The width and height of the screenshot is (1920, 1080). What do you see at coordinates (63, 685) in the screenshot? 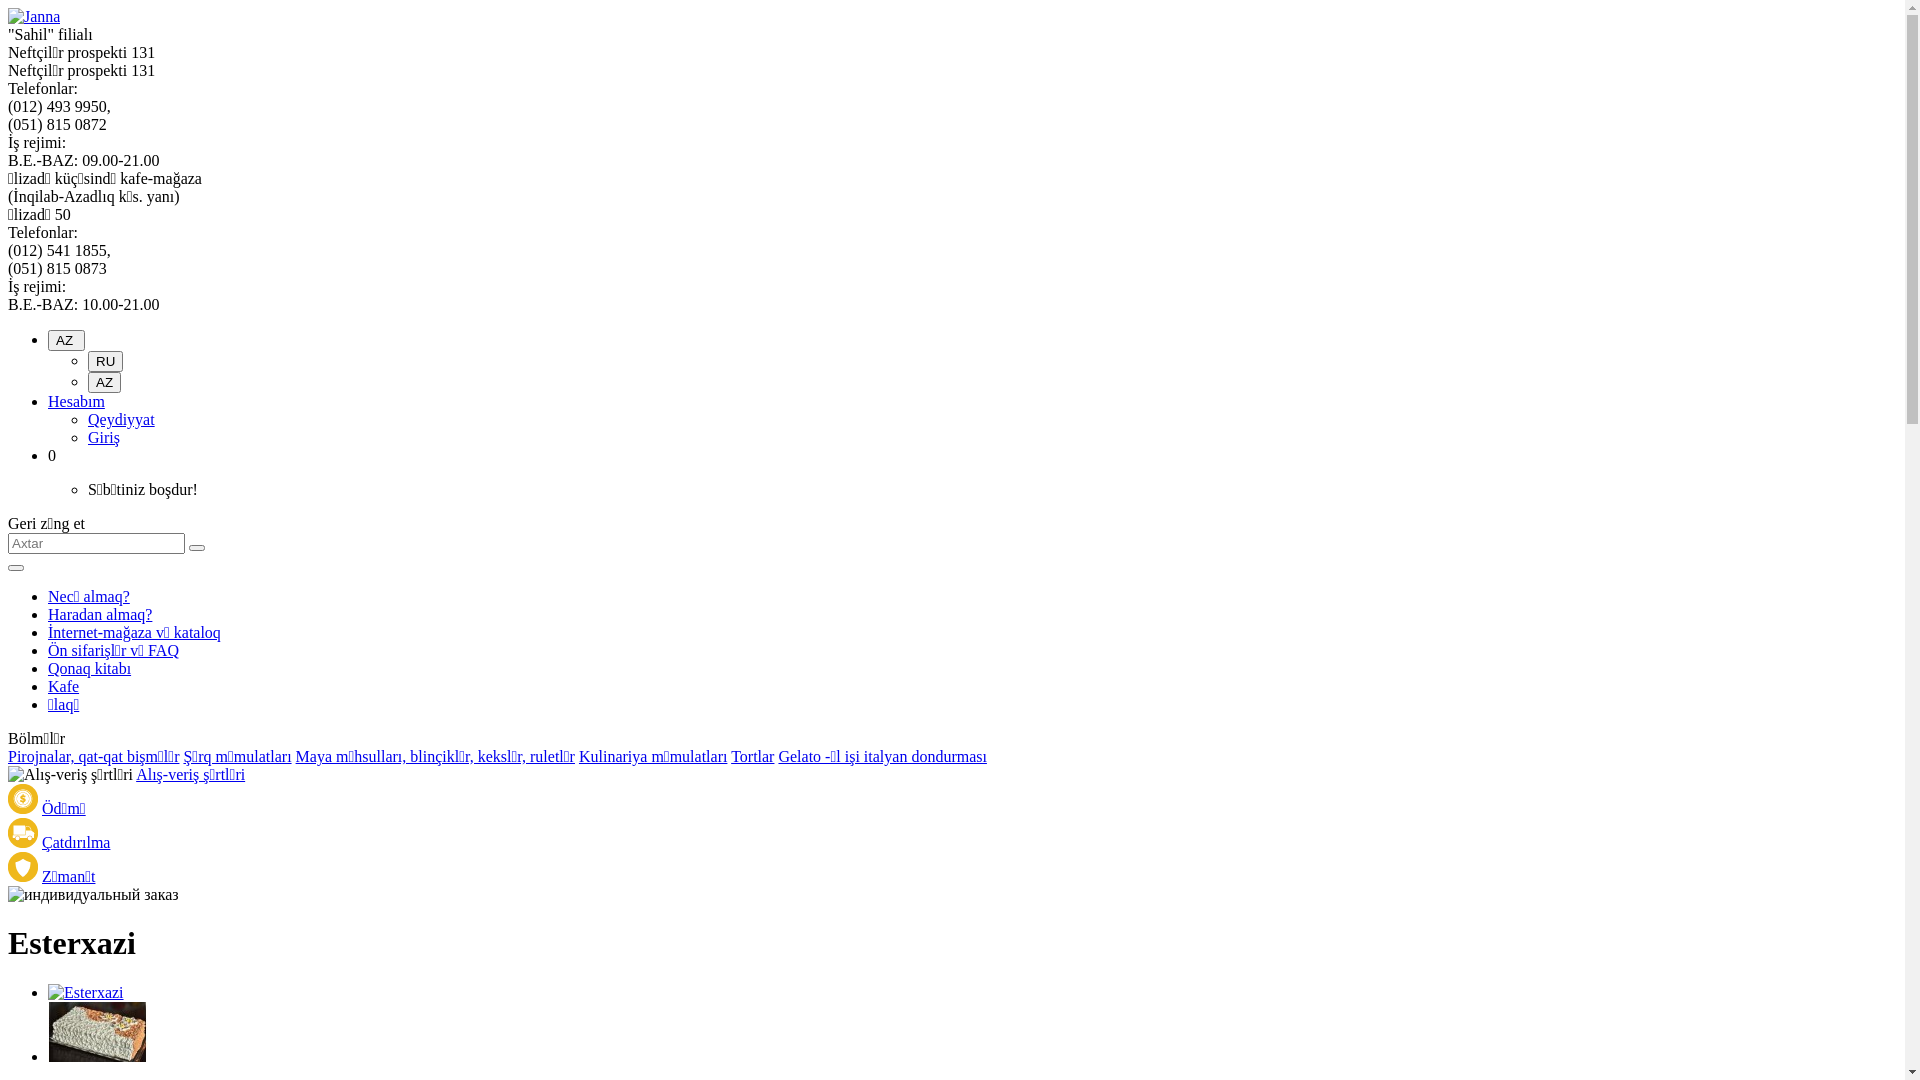
I see `'Kafe'` at bounding box center [63, 685].